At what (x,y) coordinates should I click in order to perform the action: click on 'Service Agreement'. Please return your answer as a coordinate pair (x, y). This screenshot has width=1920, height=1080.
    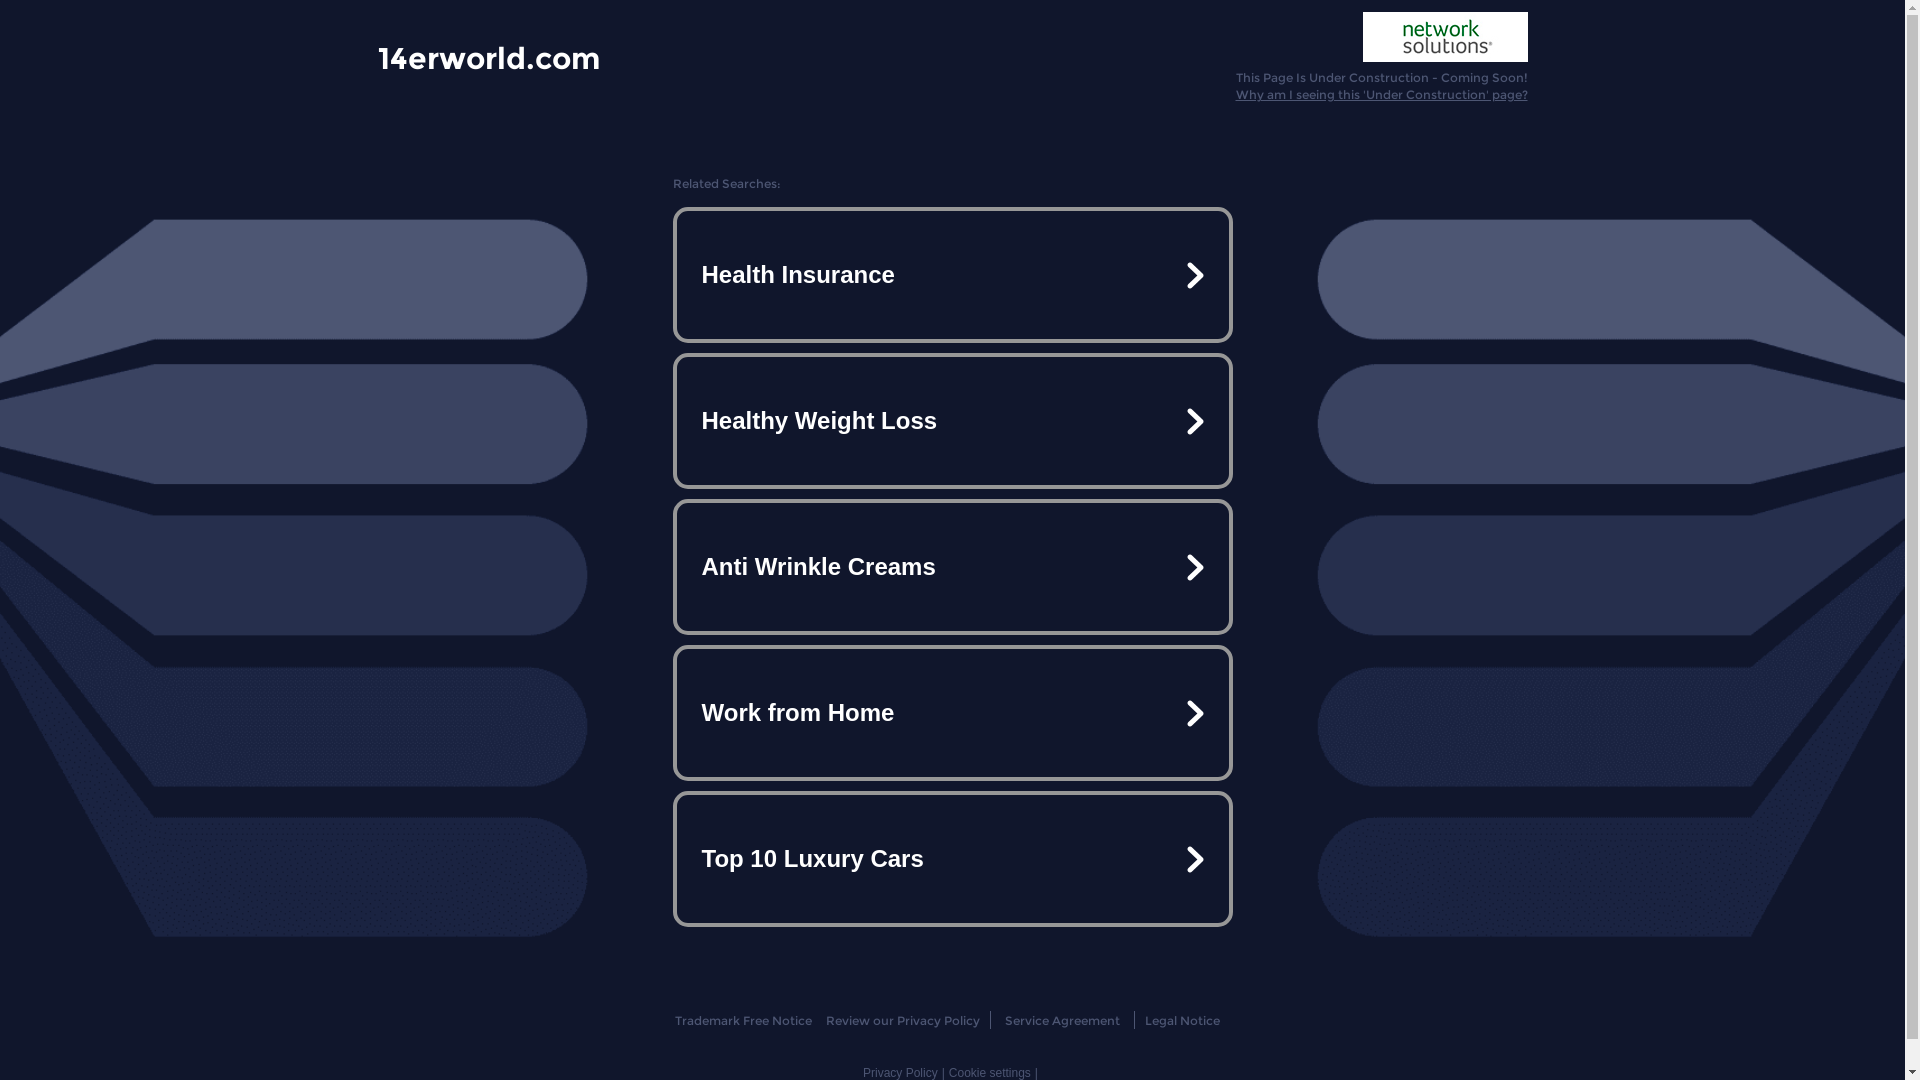
    Looking at the image, I should click on (1004, 1020).